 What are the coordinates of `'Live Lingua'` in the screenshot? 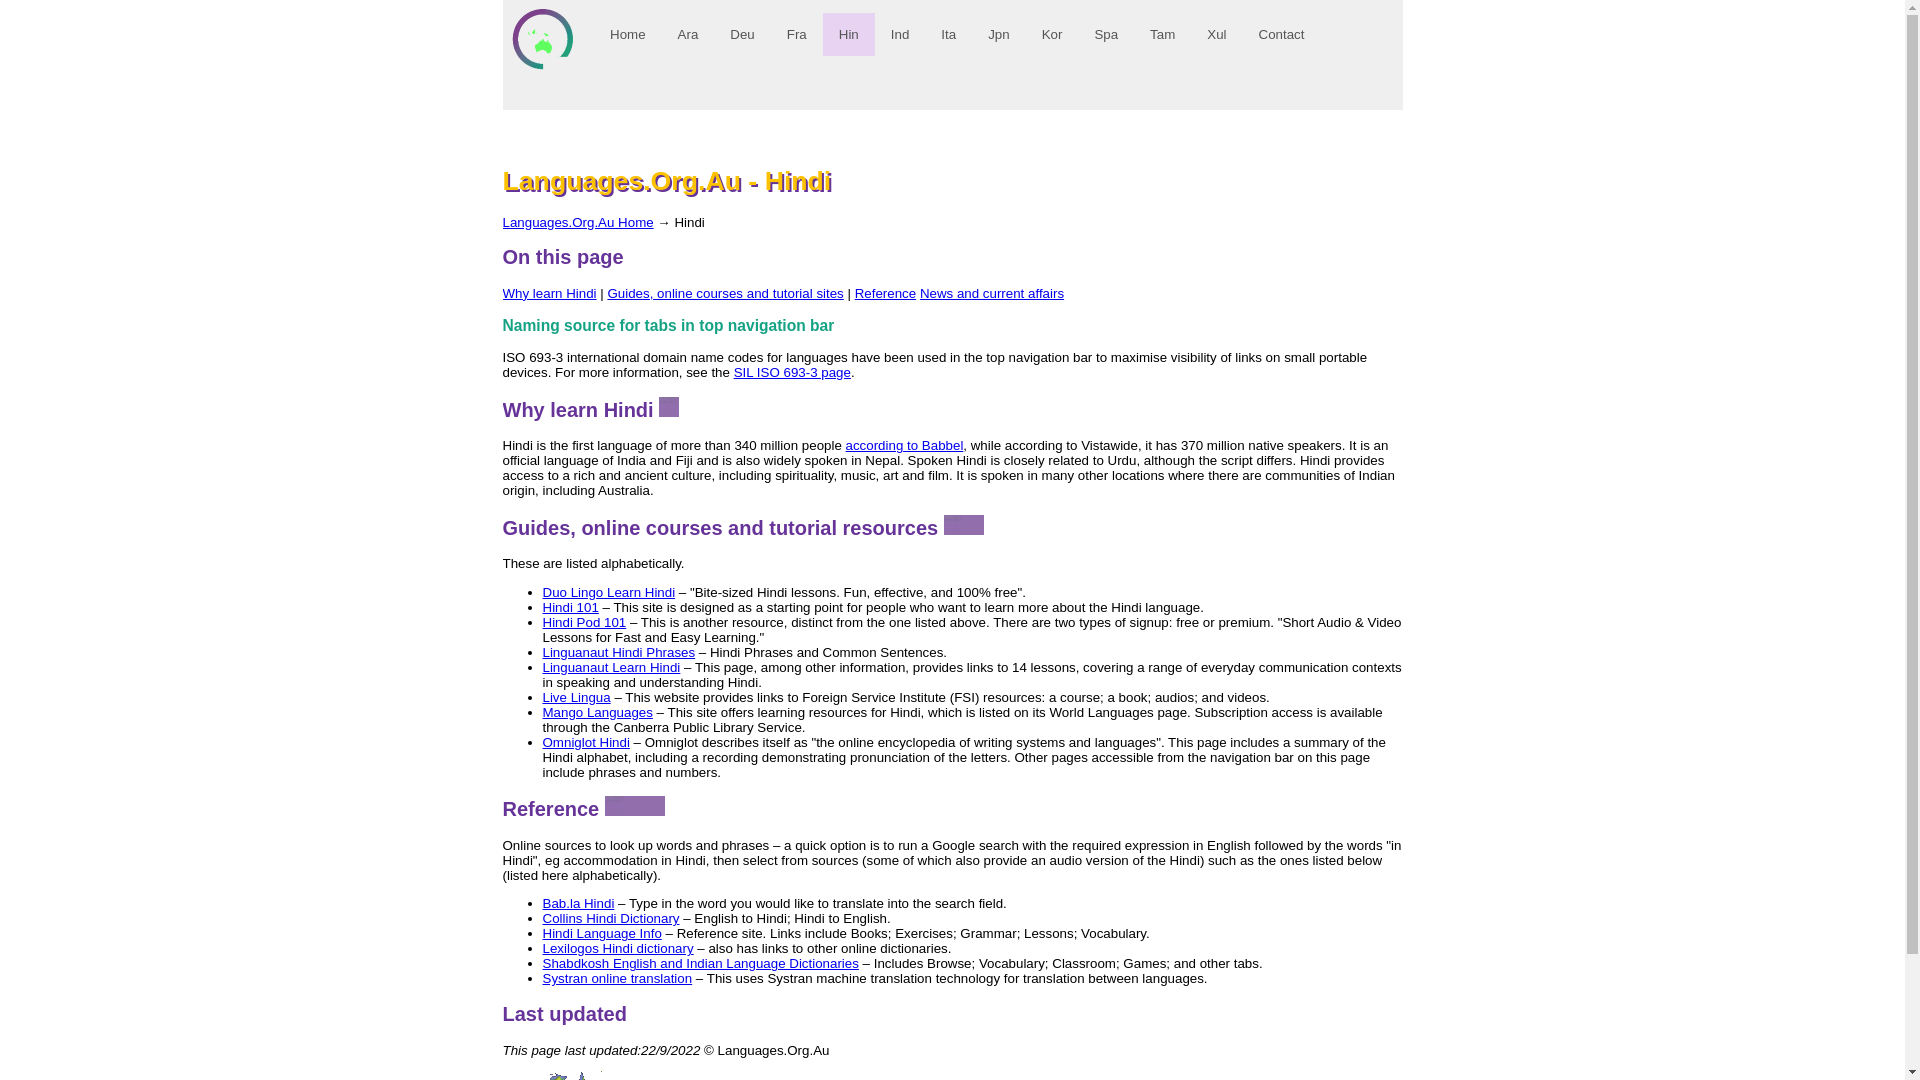 It's located at (575, 696).